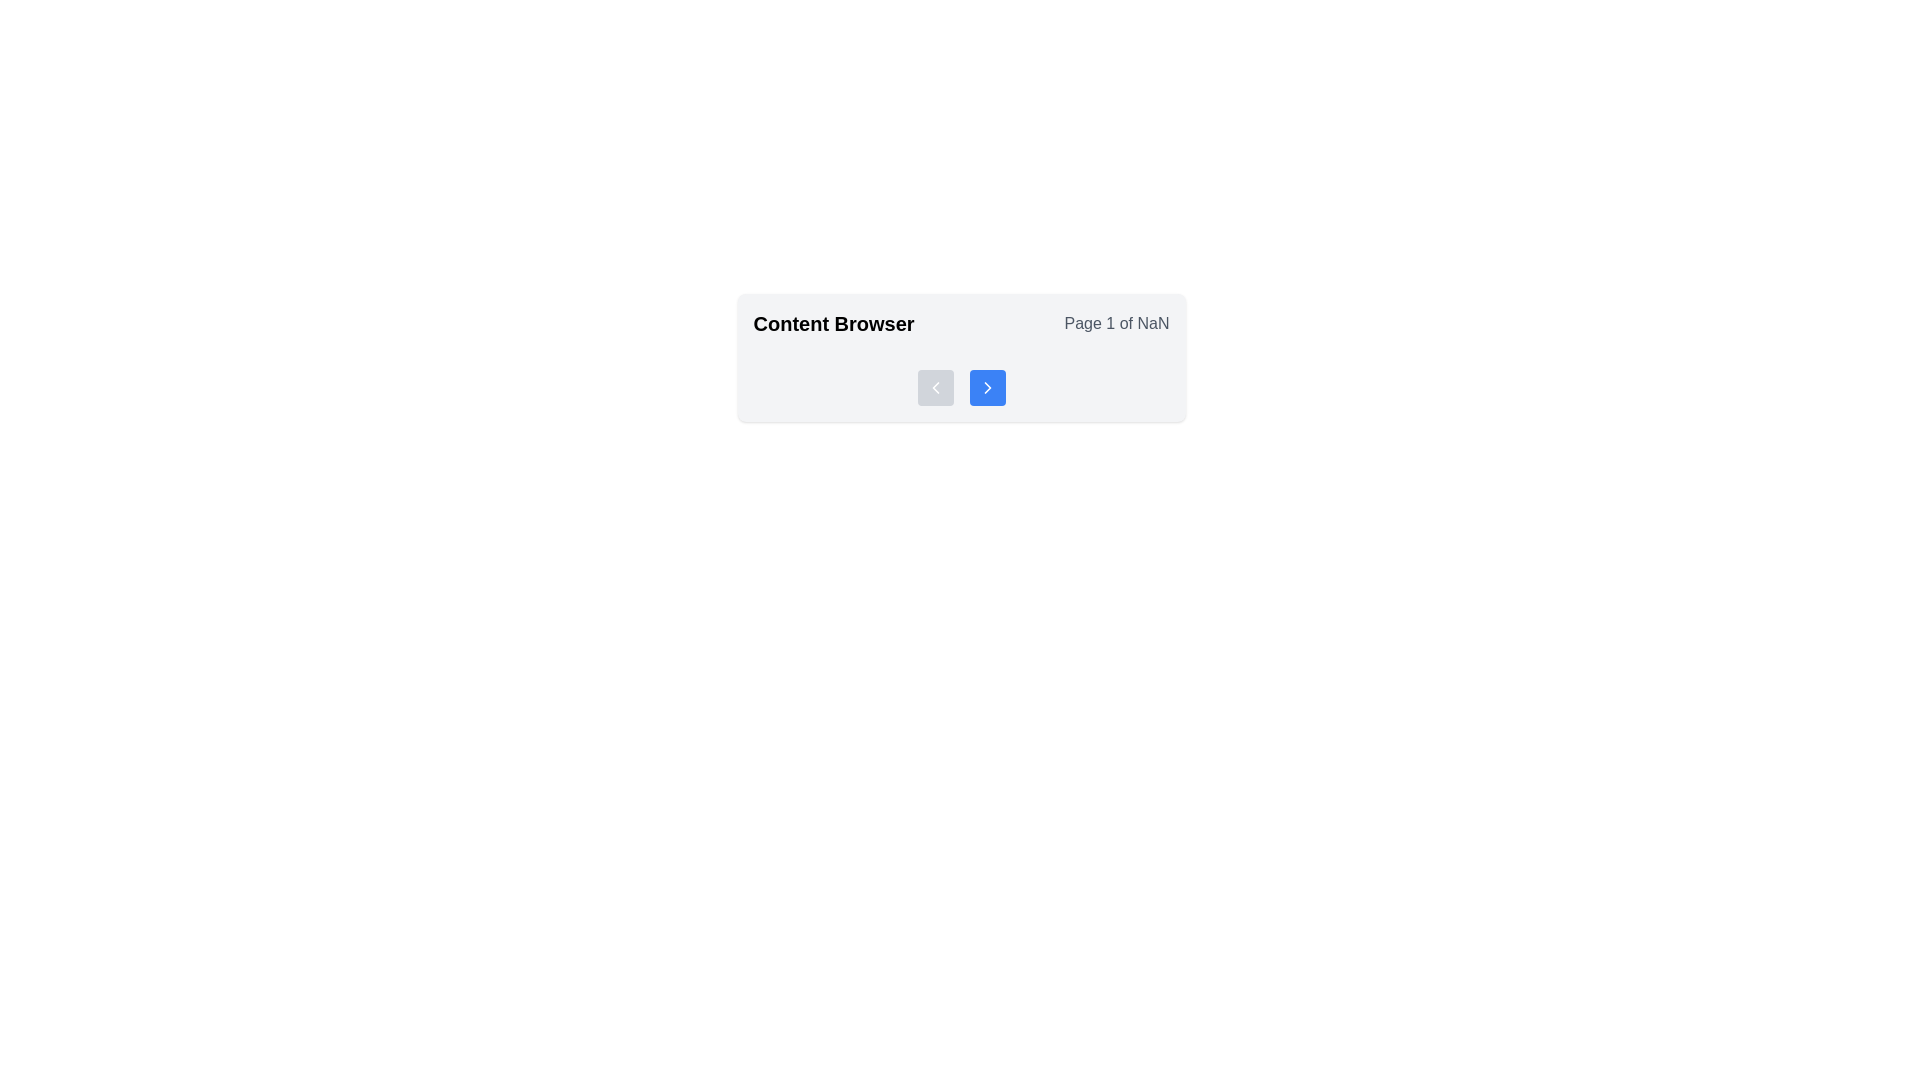  Describe the element at coordinates (987, 388) in the screenshot. I see `the right-side navigation button in the navigation bar` at that location.